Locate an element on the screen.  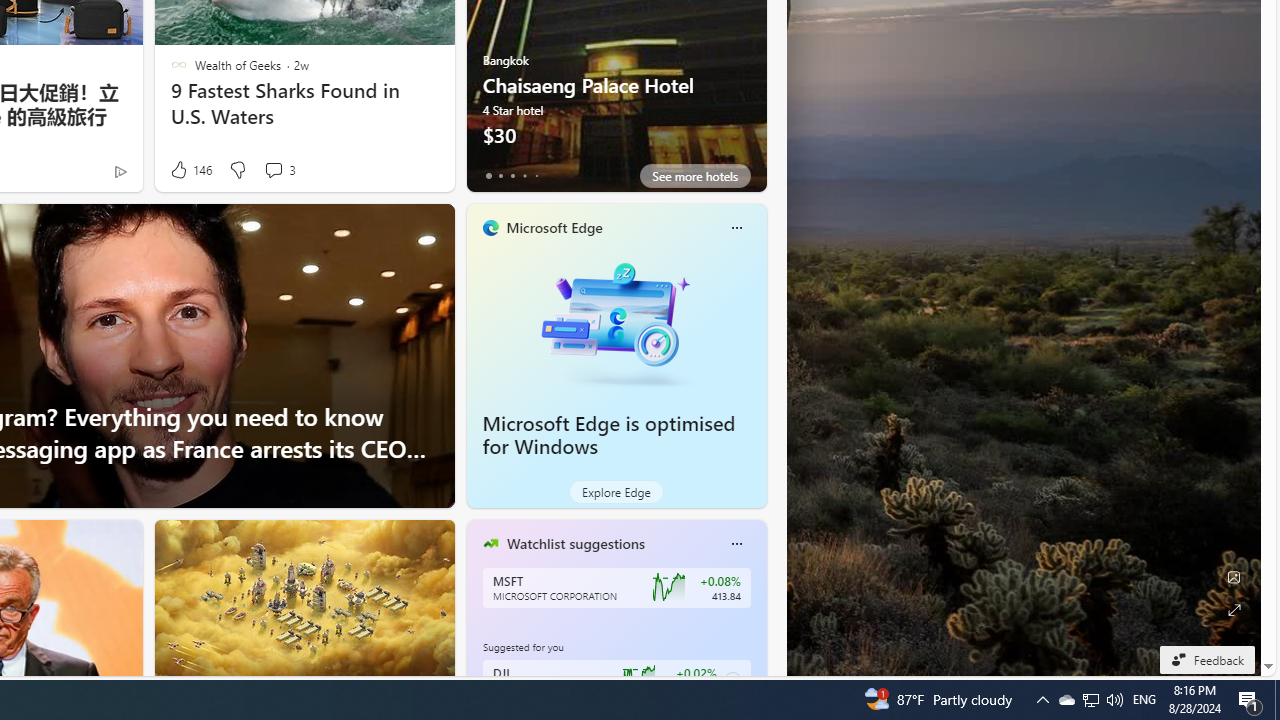
'Class: icon-img' is located at coordinates (735, 543).